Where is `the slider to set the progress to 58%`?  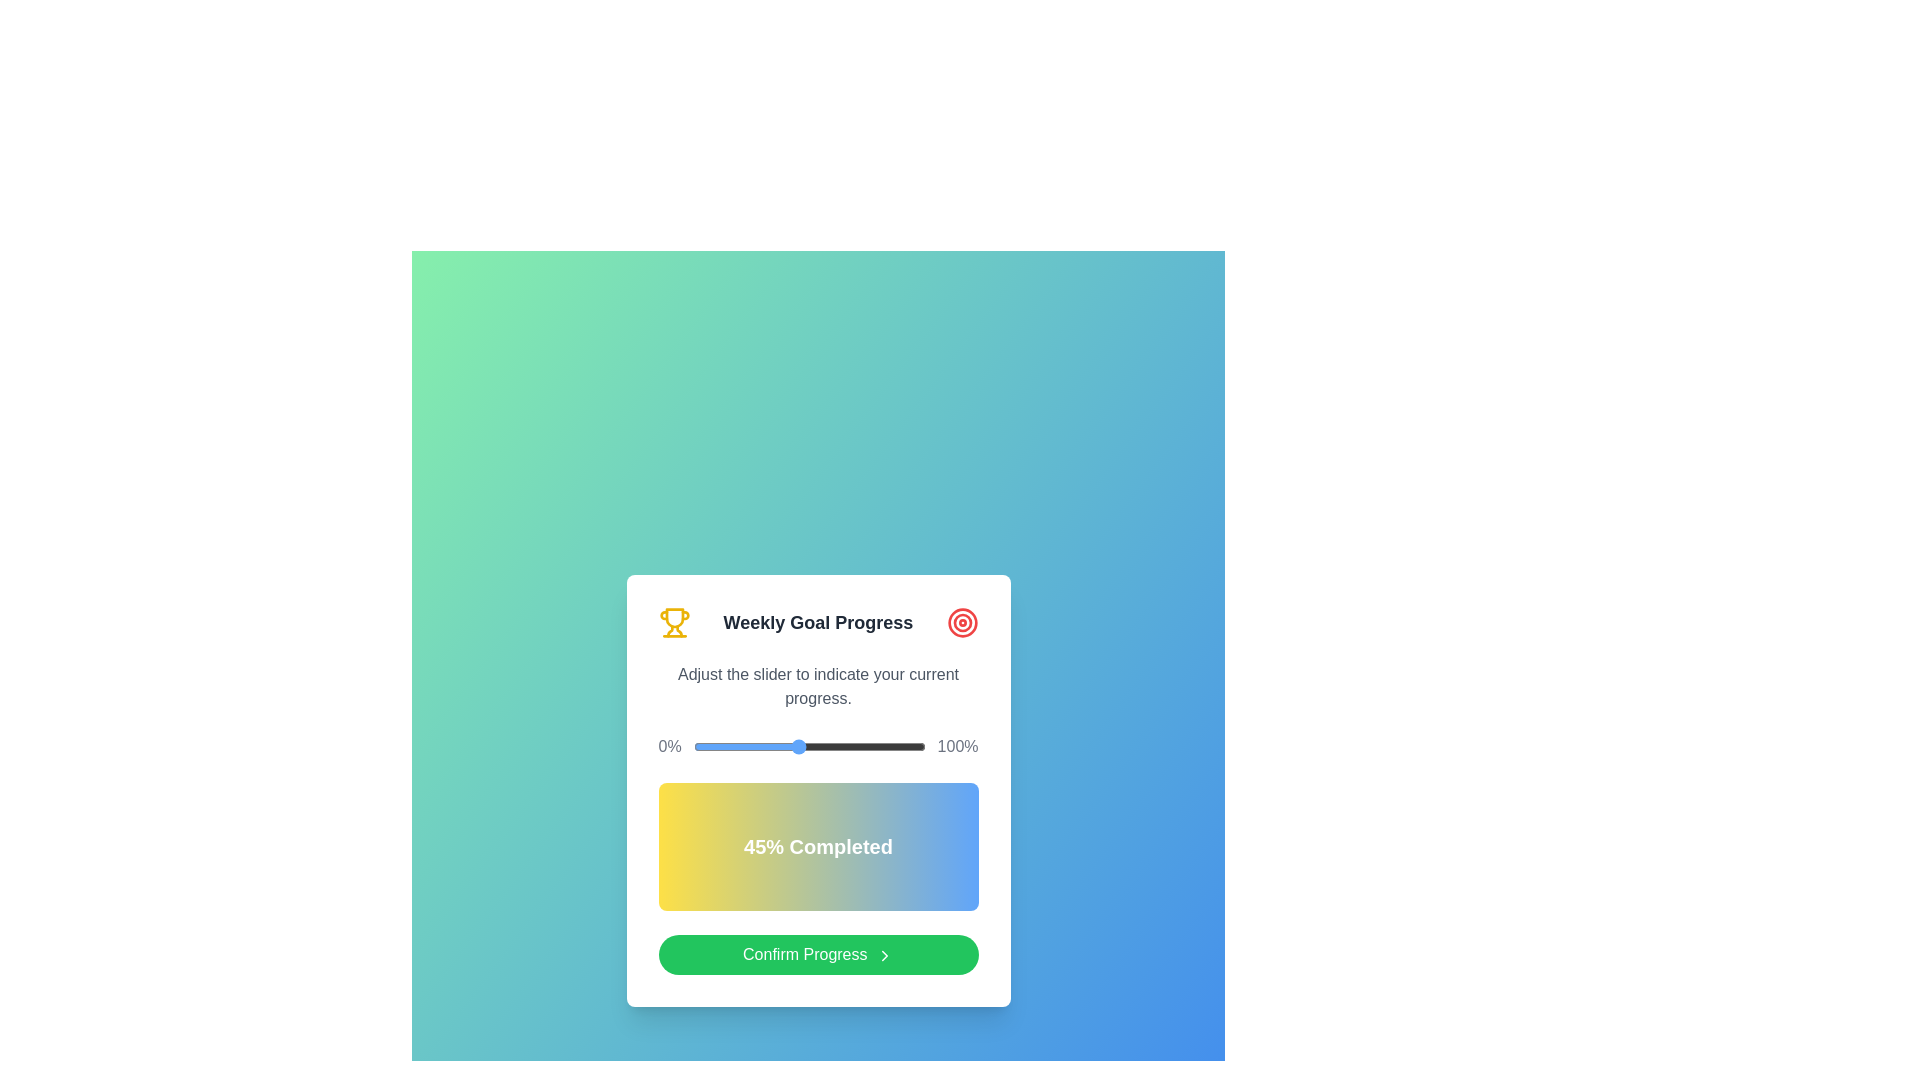 the slider to set the progress to 58% is located at coordinates (828, 747).